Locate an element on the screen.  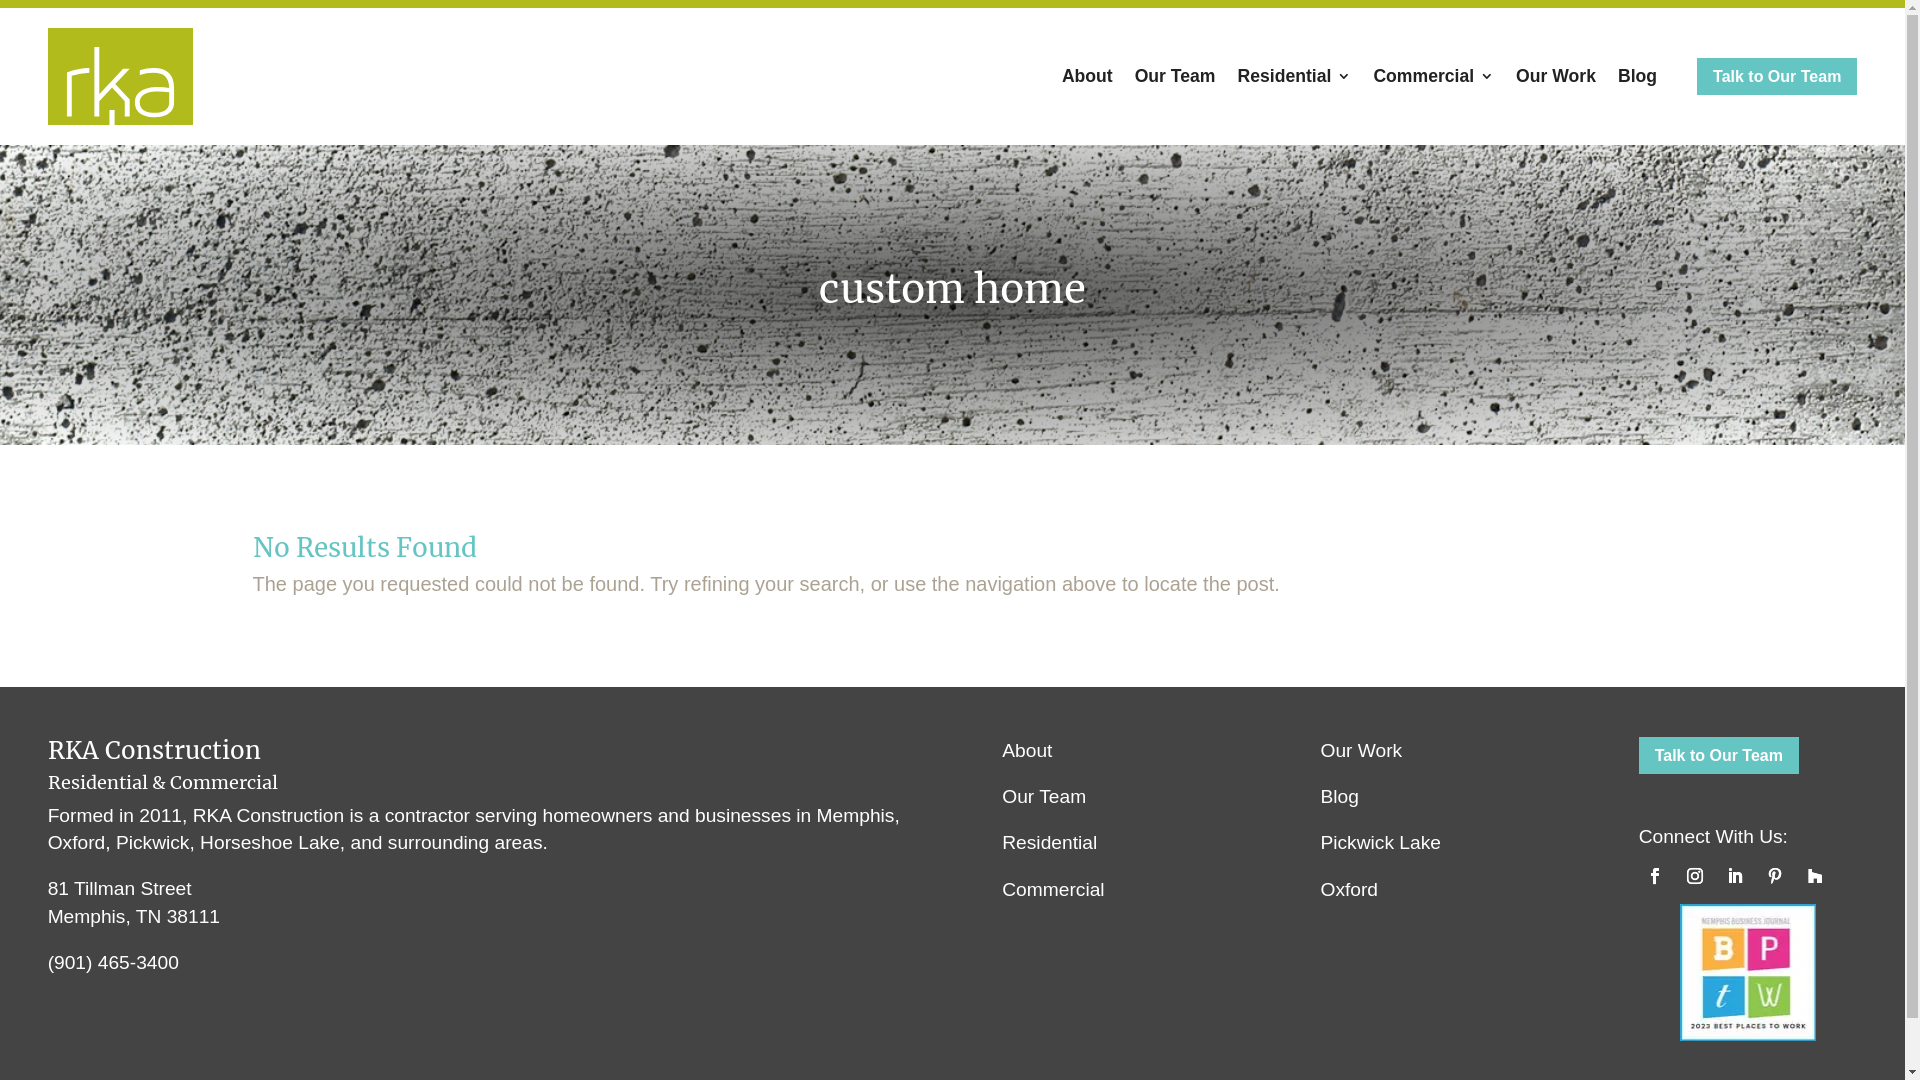
'Follow on Pinterest' is located at coordinates (1775, 874).